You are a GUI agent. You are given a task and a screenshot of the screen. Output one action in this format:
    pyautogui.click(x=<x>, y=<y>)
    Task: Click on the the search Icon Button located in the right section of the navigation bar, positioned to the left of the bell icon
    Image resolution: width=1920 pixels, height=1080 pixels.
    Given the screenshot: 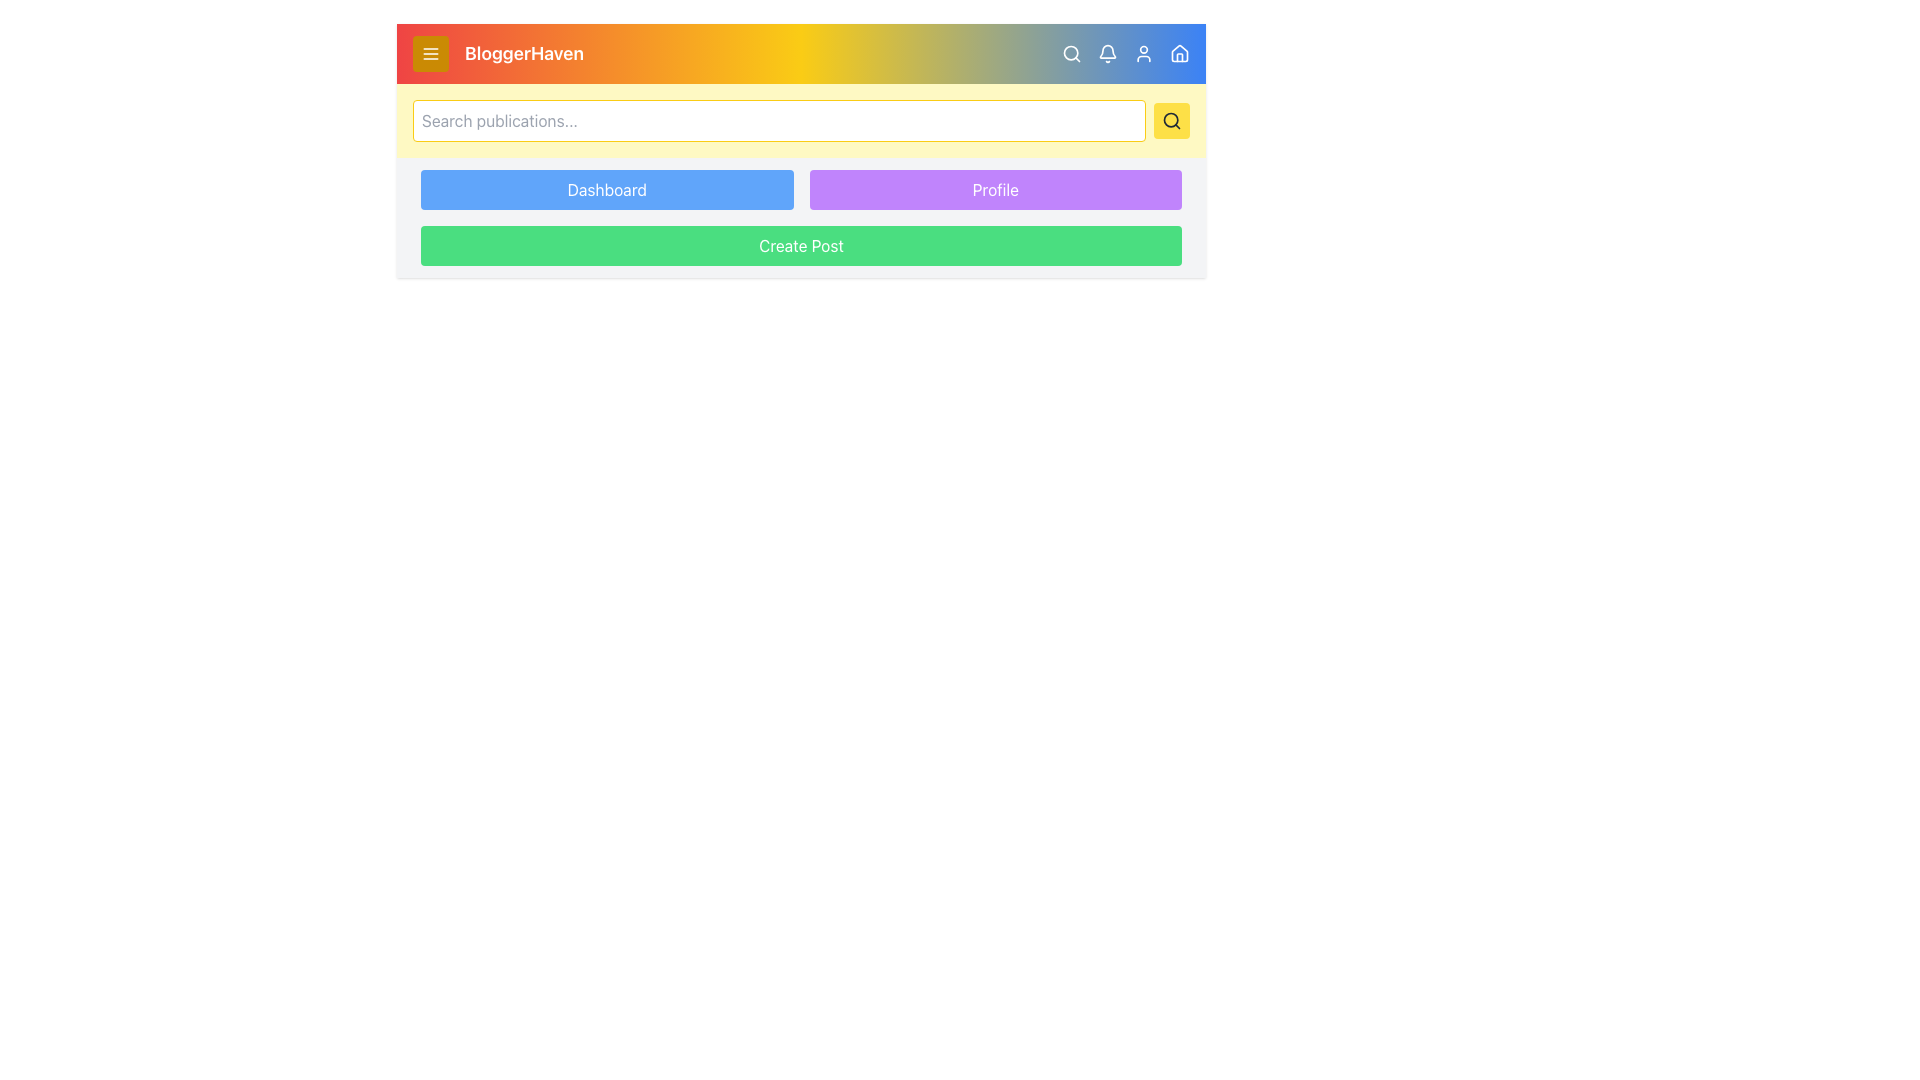 What is the action you would take?
    pyautogui.click(x=1070, y=53)
    